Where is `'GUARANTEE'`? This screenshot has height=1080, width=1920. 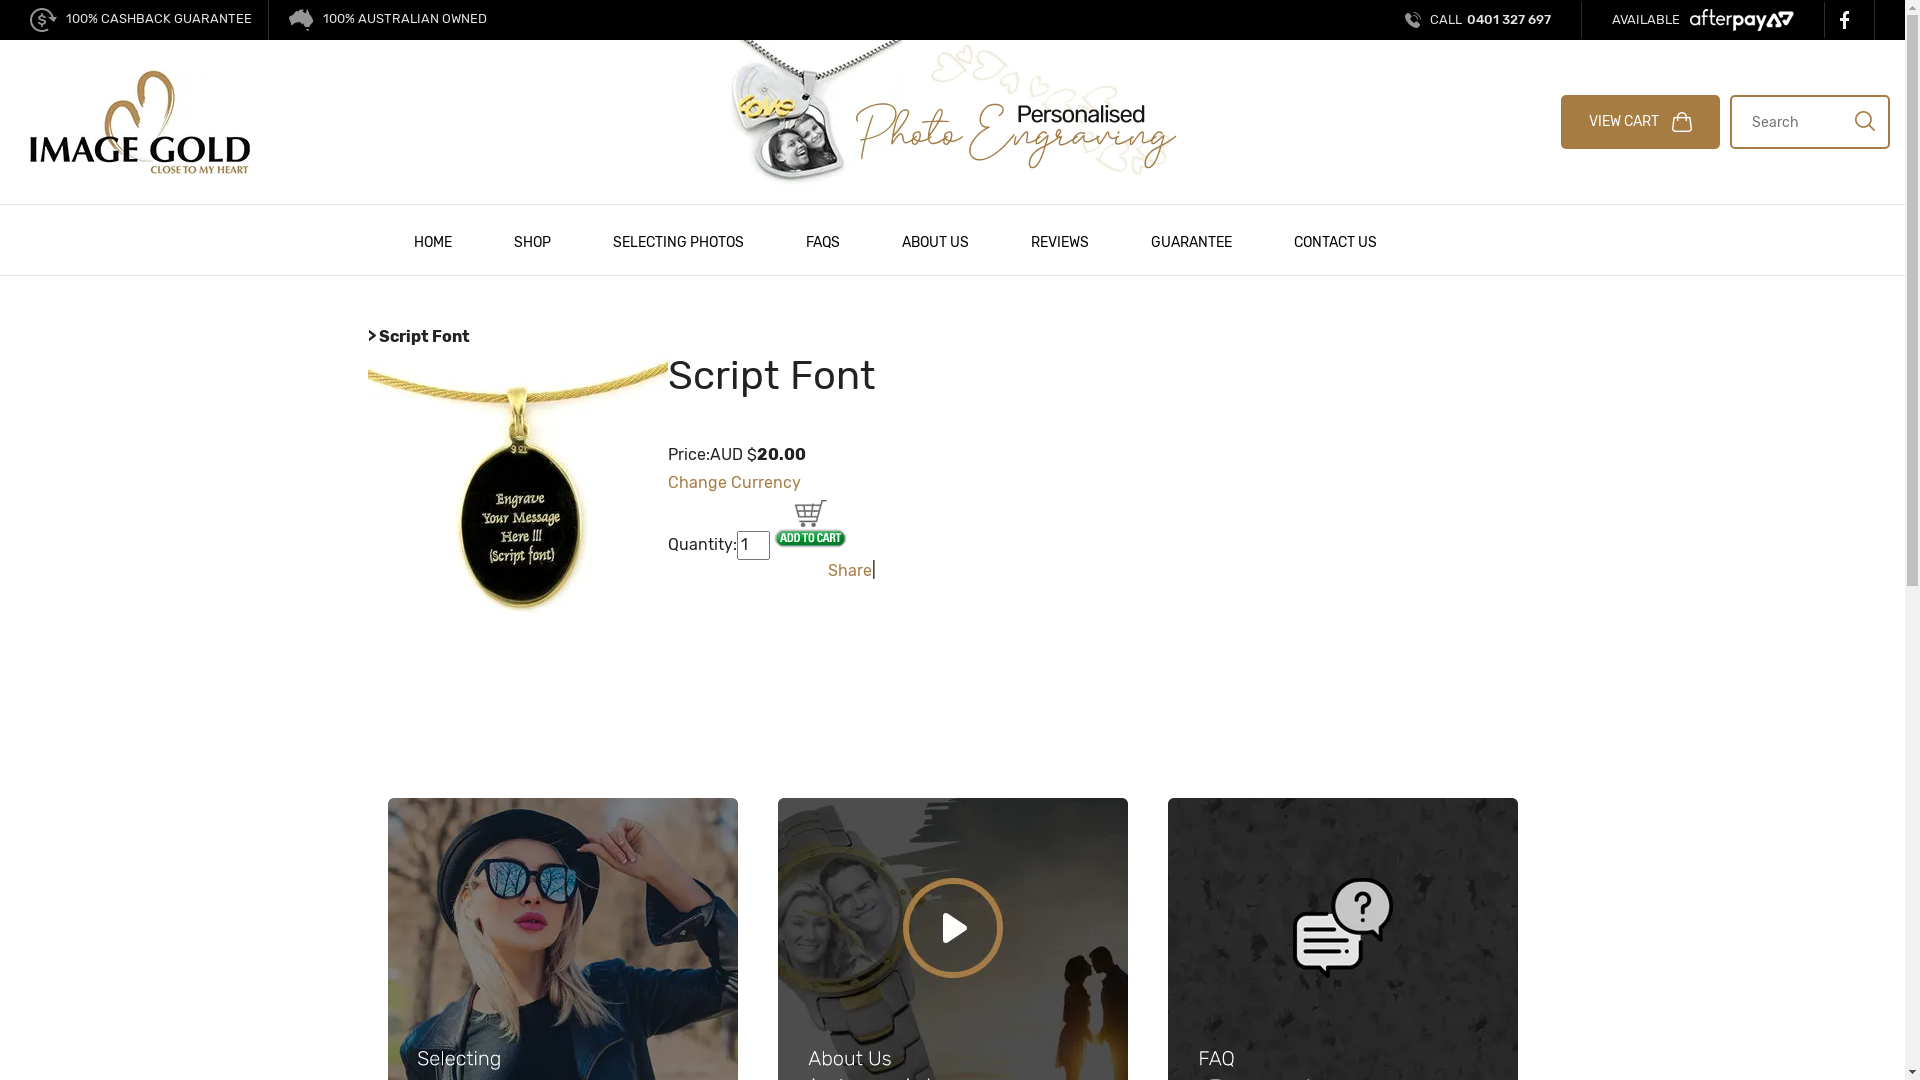 'GUARANTEE' is located at coordinates (1191, 239).